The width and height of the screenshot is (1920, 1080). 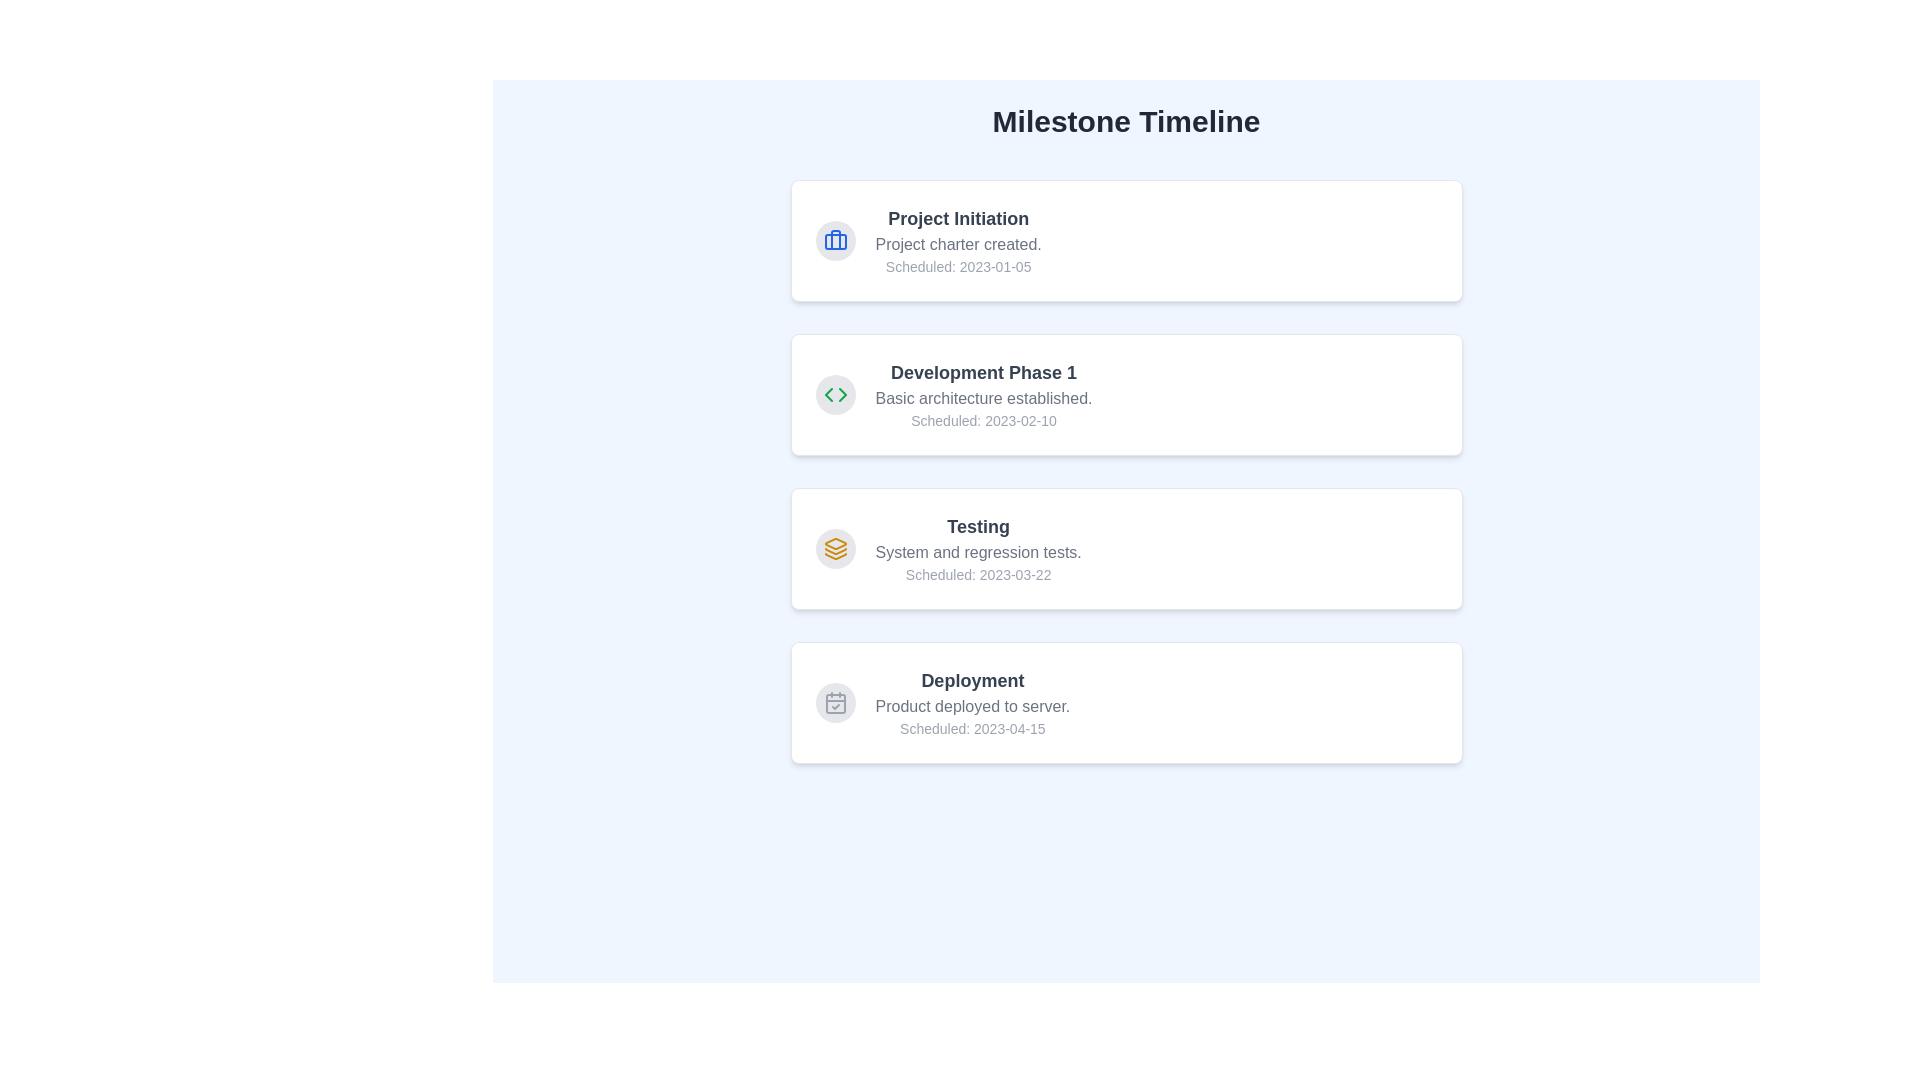 What do you see at coordinates (978, 548) in the screenshot?
I see `timeline entry text element that displays the title 'Testing', description 'System and regression tests.', and the date 'Scheduled: 2023-03-22', located in the third card of the vertically stacked milestone steps list` at bounding box center [978, 548].